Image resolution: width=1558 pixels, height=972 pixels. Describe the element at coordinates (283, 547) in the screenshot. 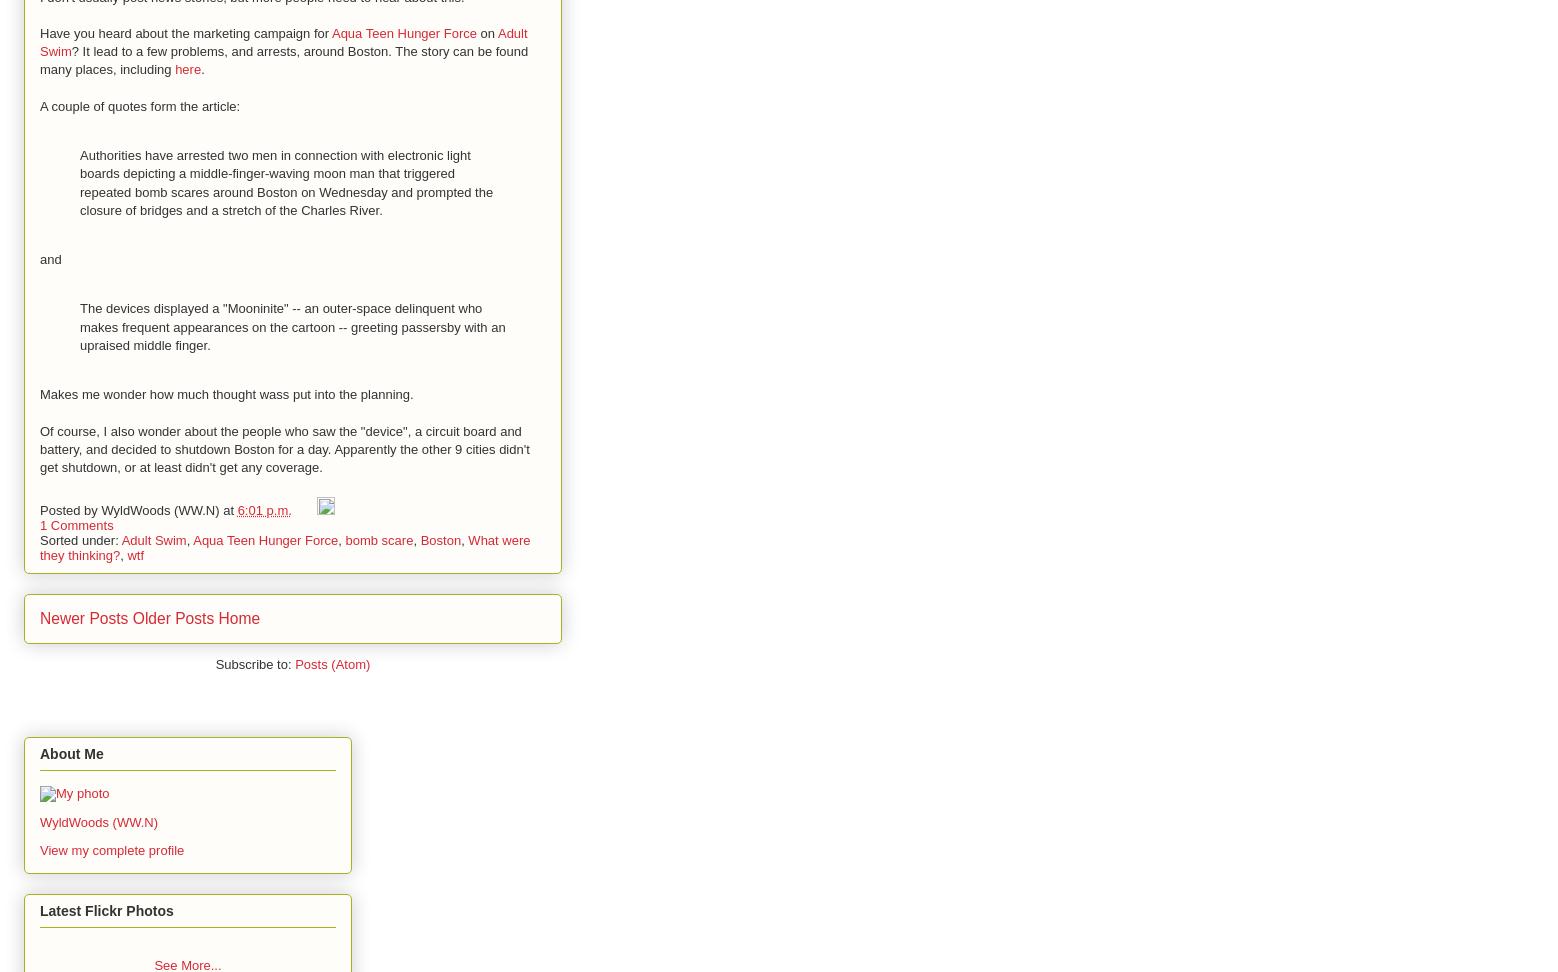

I see `'What were they thinking?'` at that location.